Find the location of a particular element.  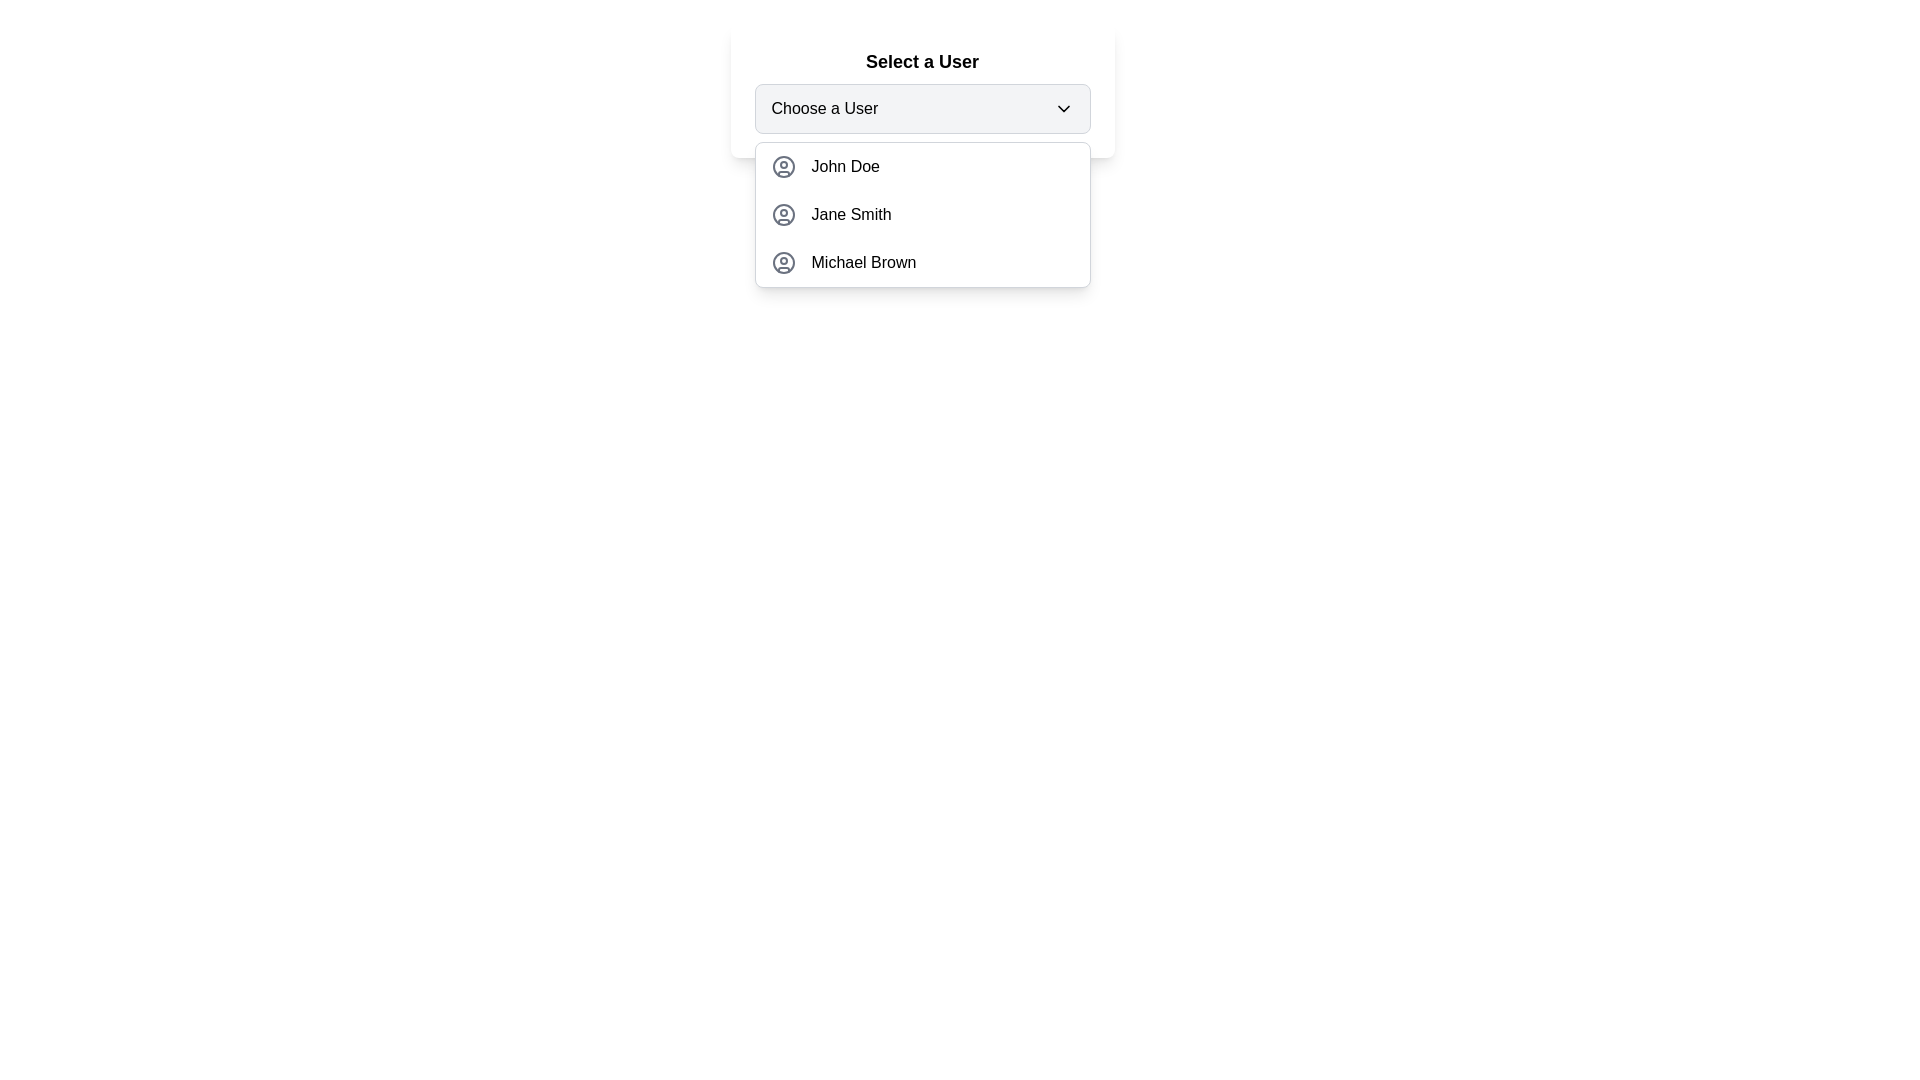

the outermost SVG Circle is located at coordinates (782, 165).